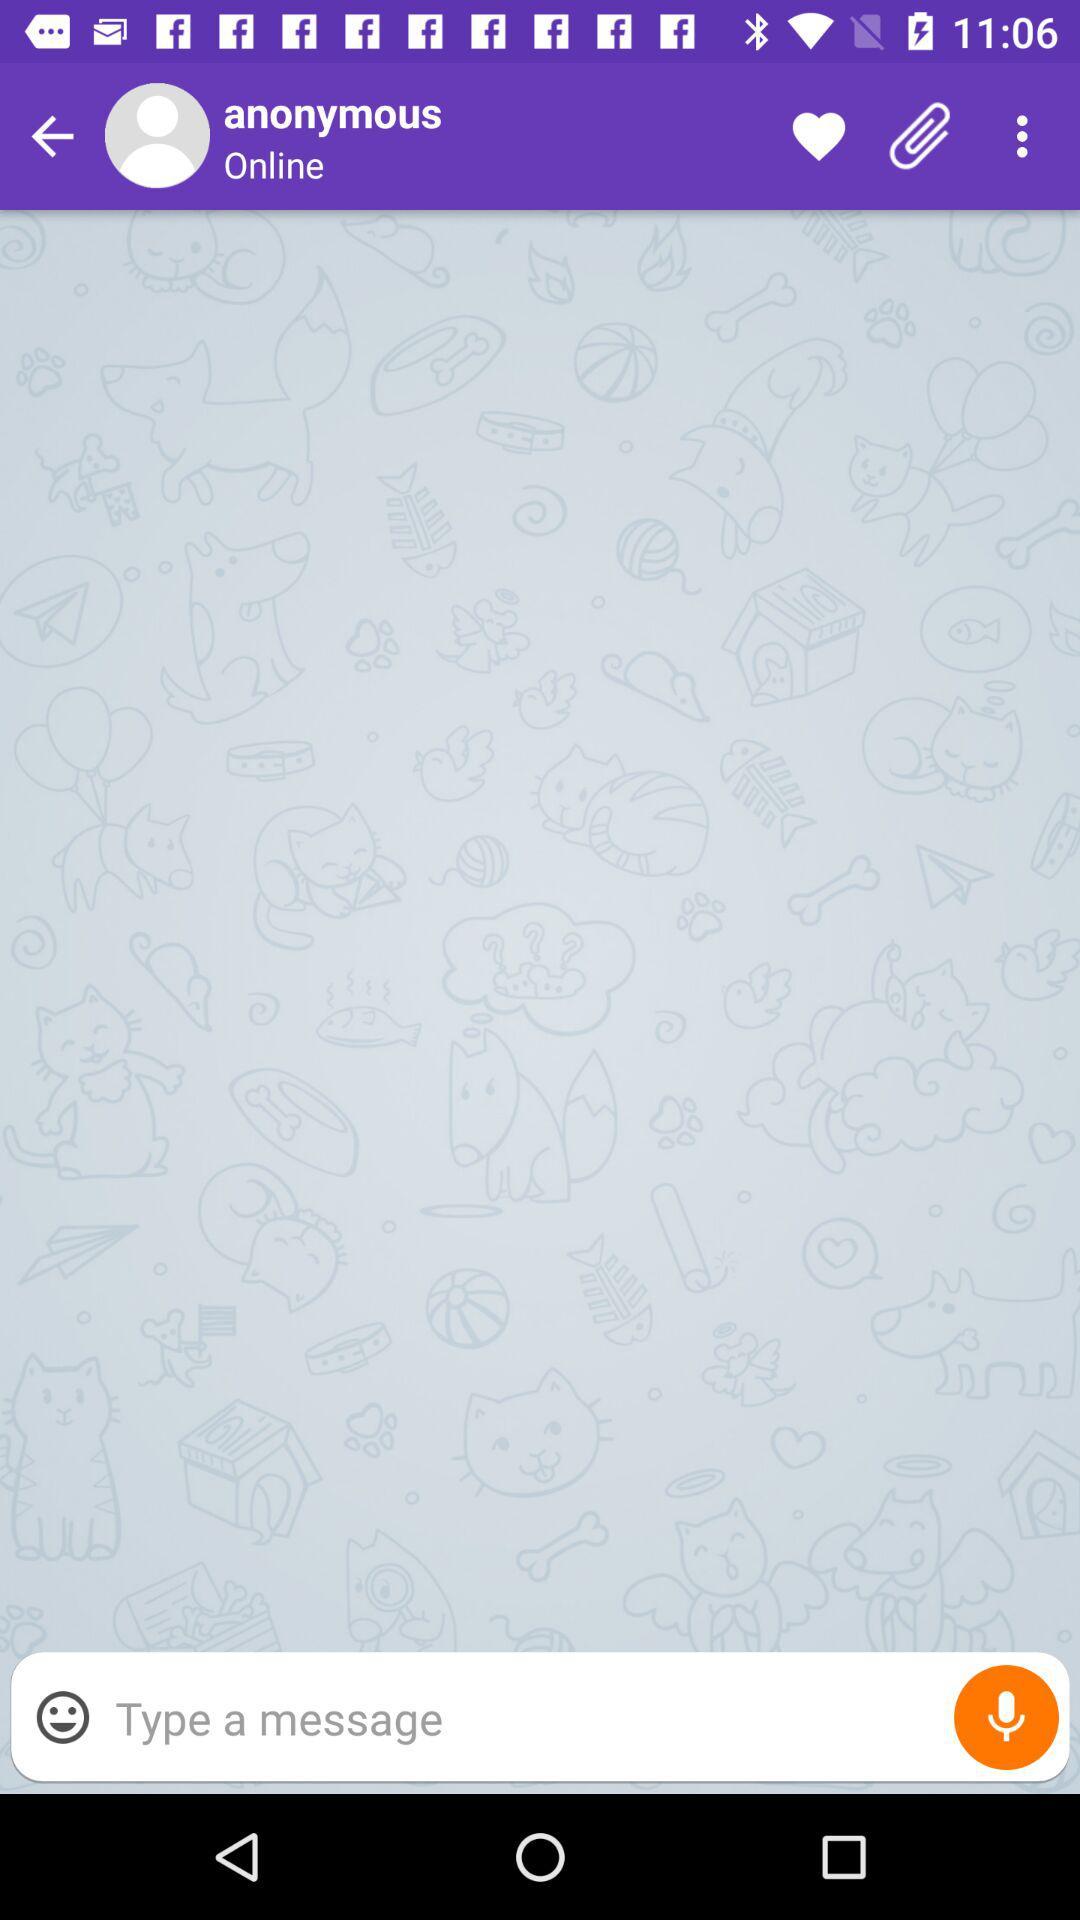 The image size is (1080, 1920). I want to click on go back, so click(51, 135).